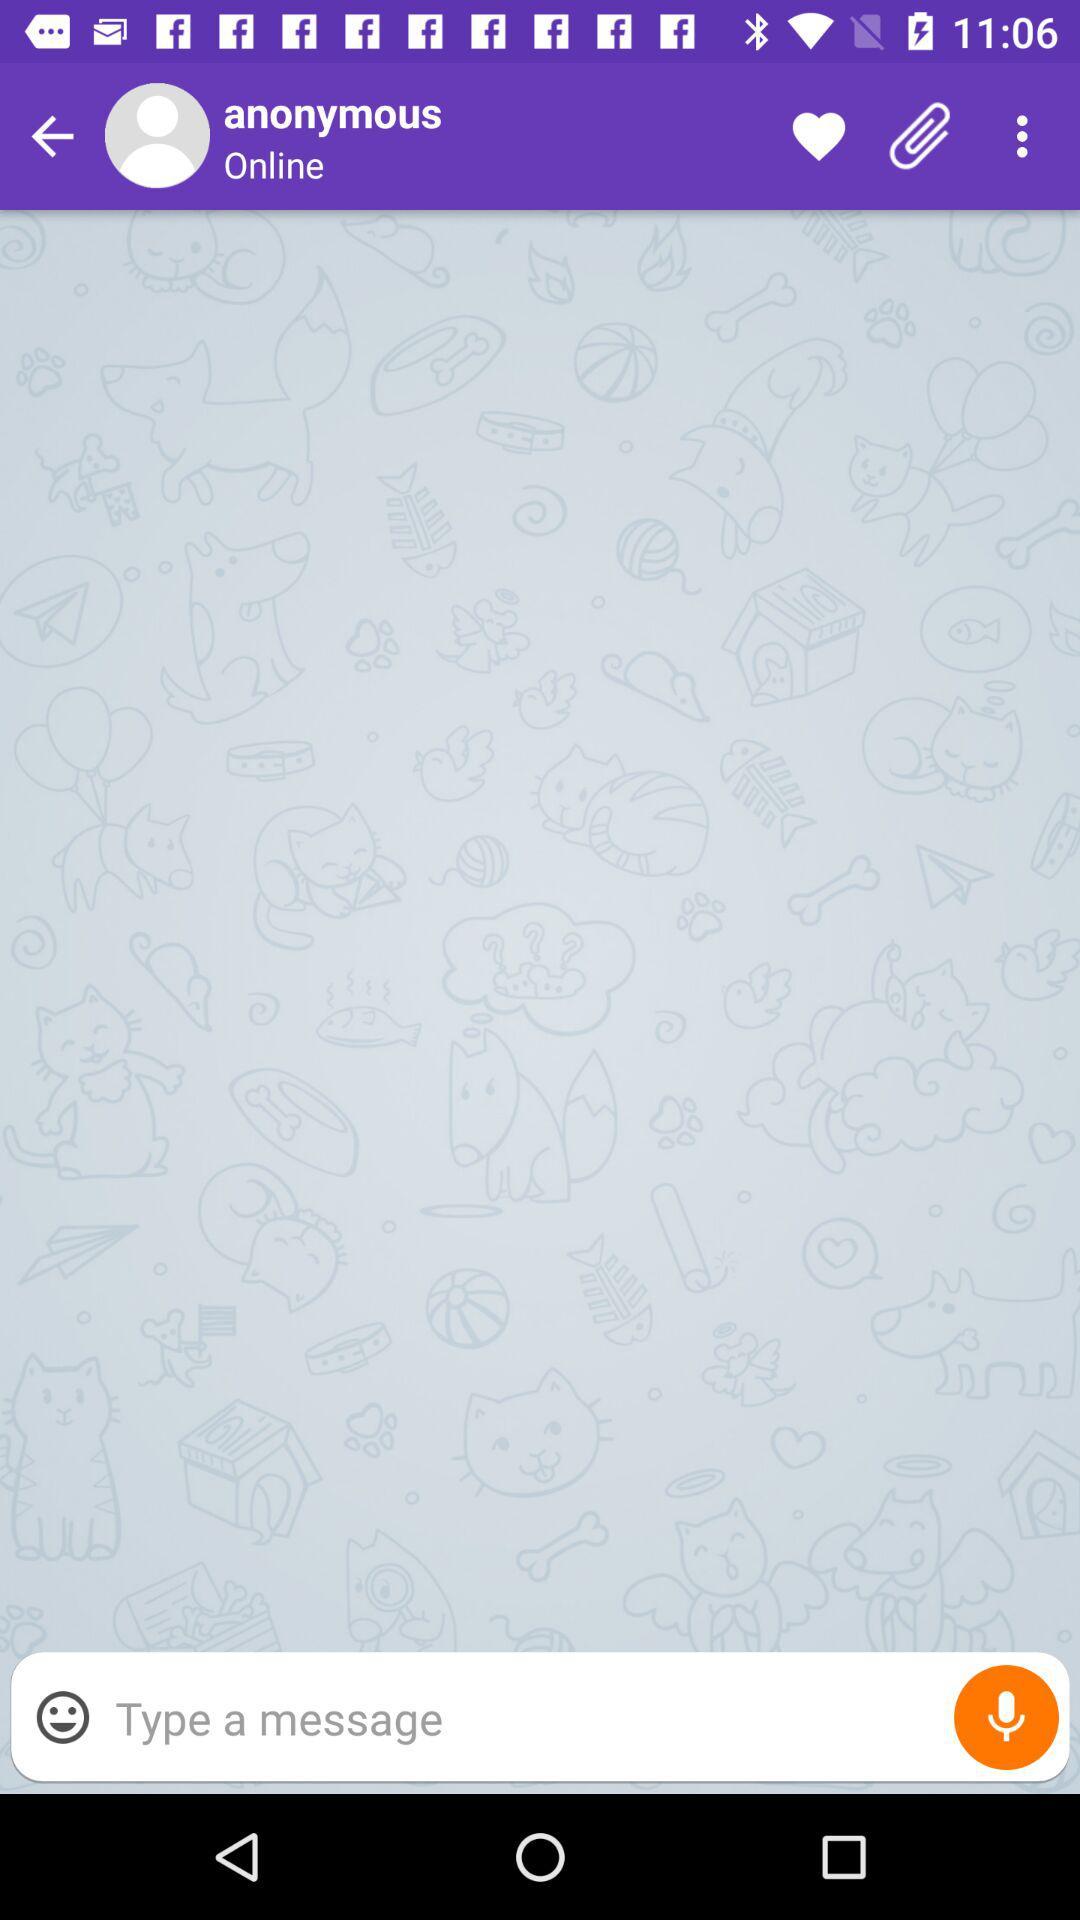 The image size is (1080, 1920). I want to click on go back, so click(51, 135).